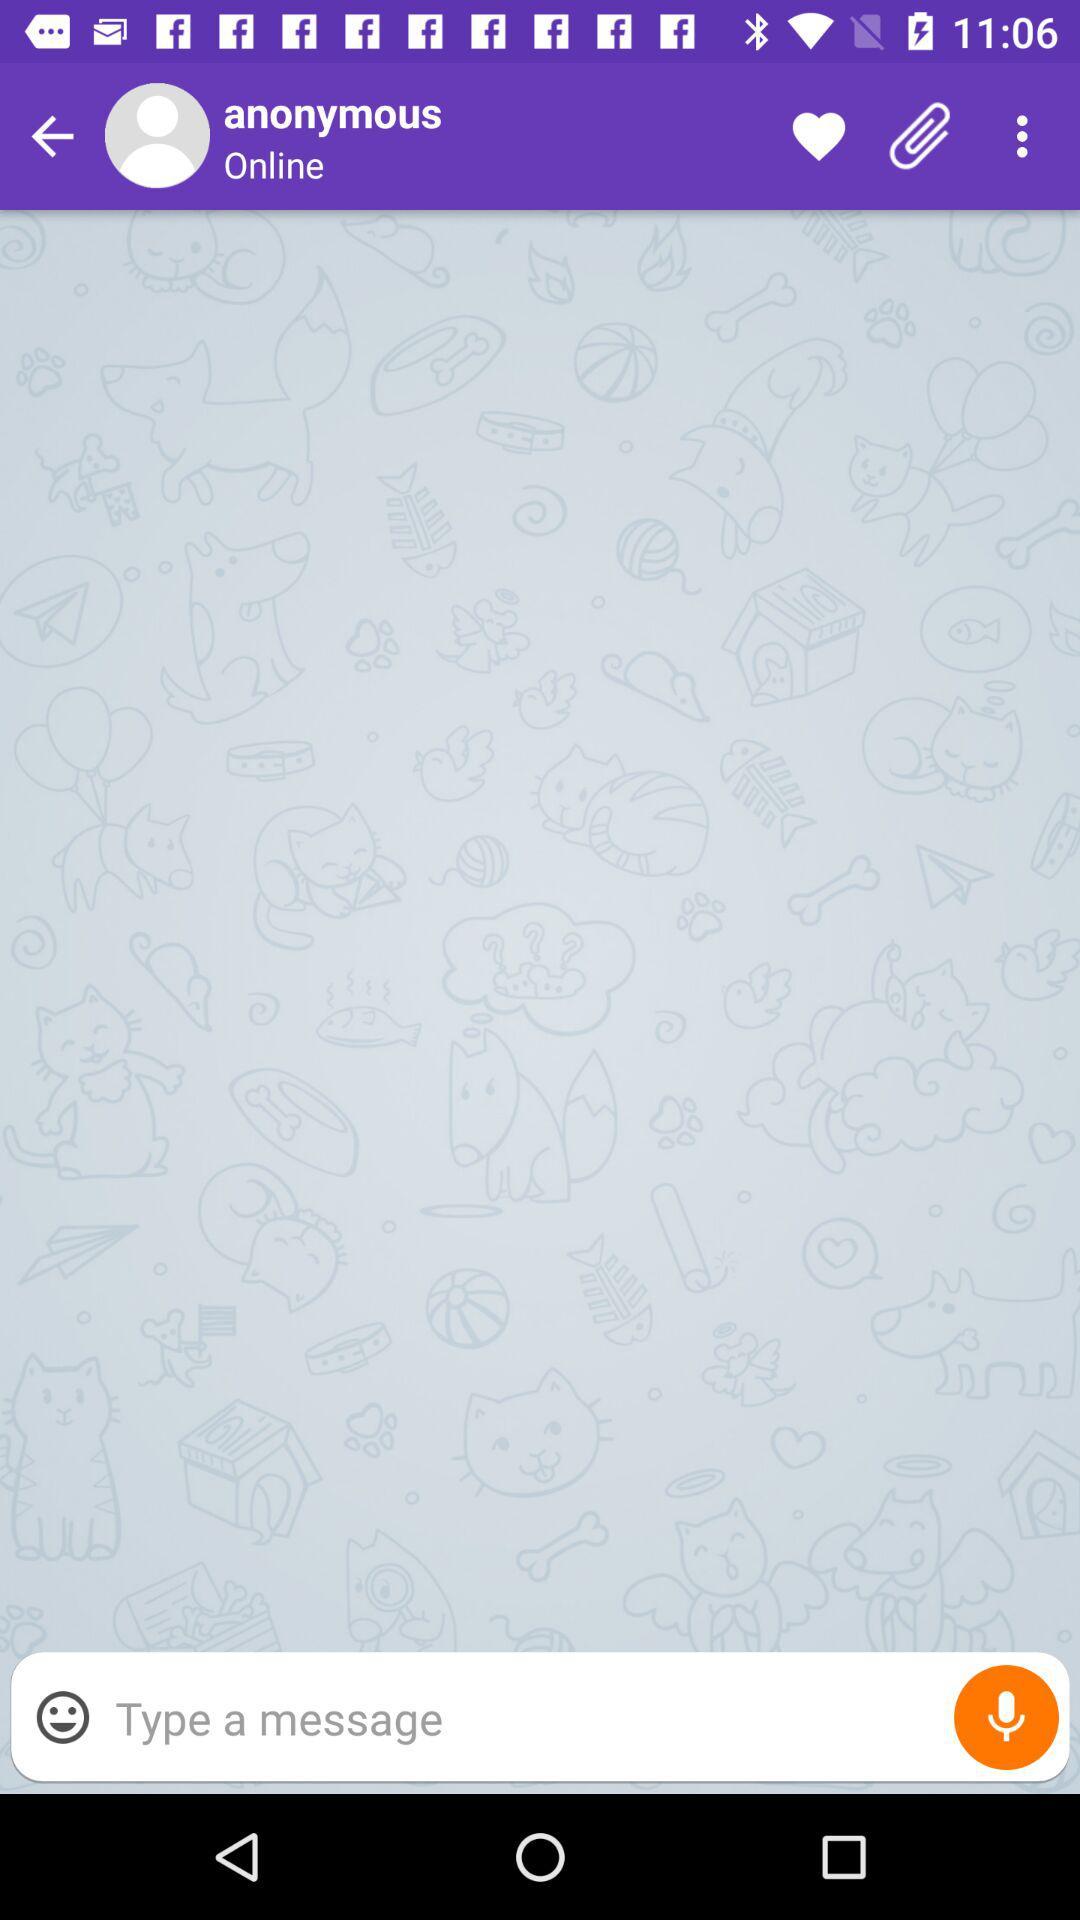 The image size is (1080, 1920). I want to click on go back, so click(51, 135).